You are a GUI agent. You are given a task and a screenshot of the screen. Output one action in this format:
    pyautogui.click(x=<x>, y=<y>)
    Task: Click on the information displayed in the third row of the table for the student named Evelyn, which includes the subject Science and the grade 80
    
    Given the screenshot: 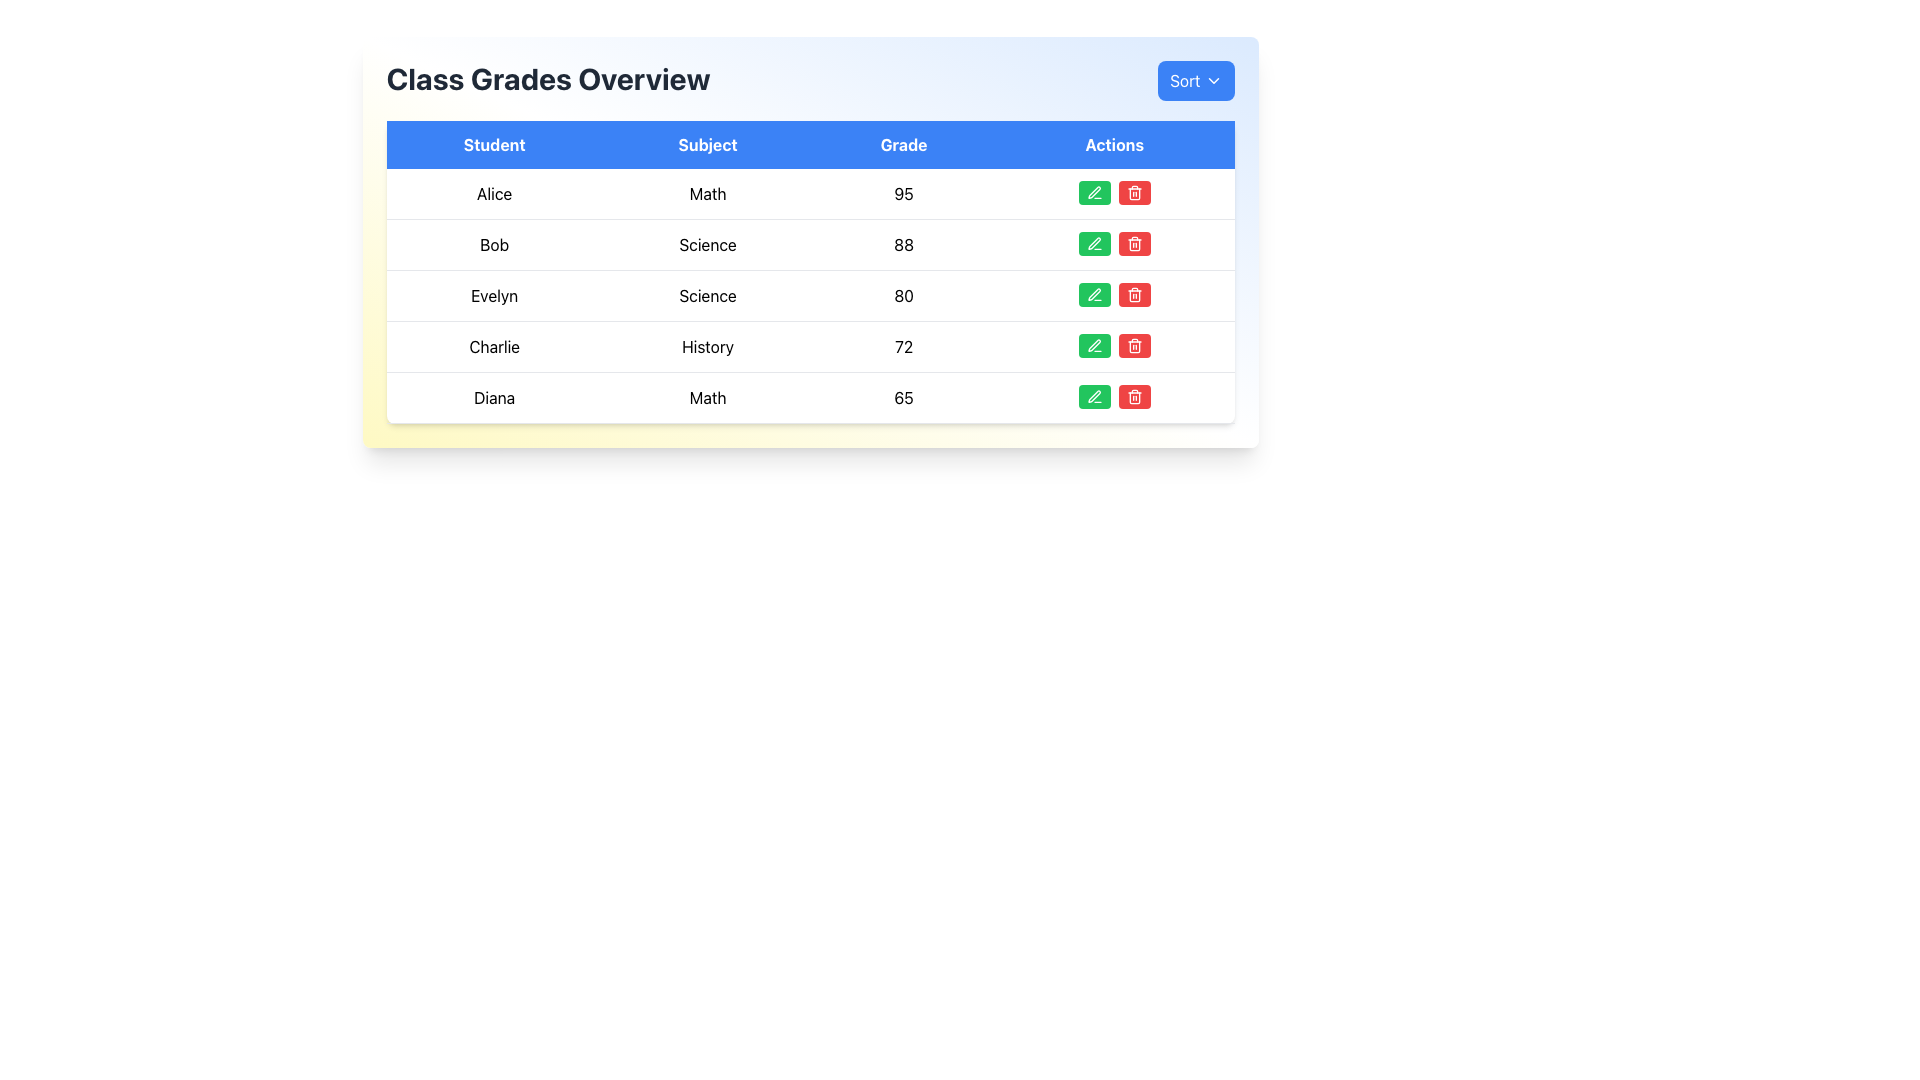 What is the action you would take?
    pyautogui.click(x=810, y=296)
    